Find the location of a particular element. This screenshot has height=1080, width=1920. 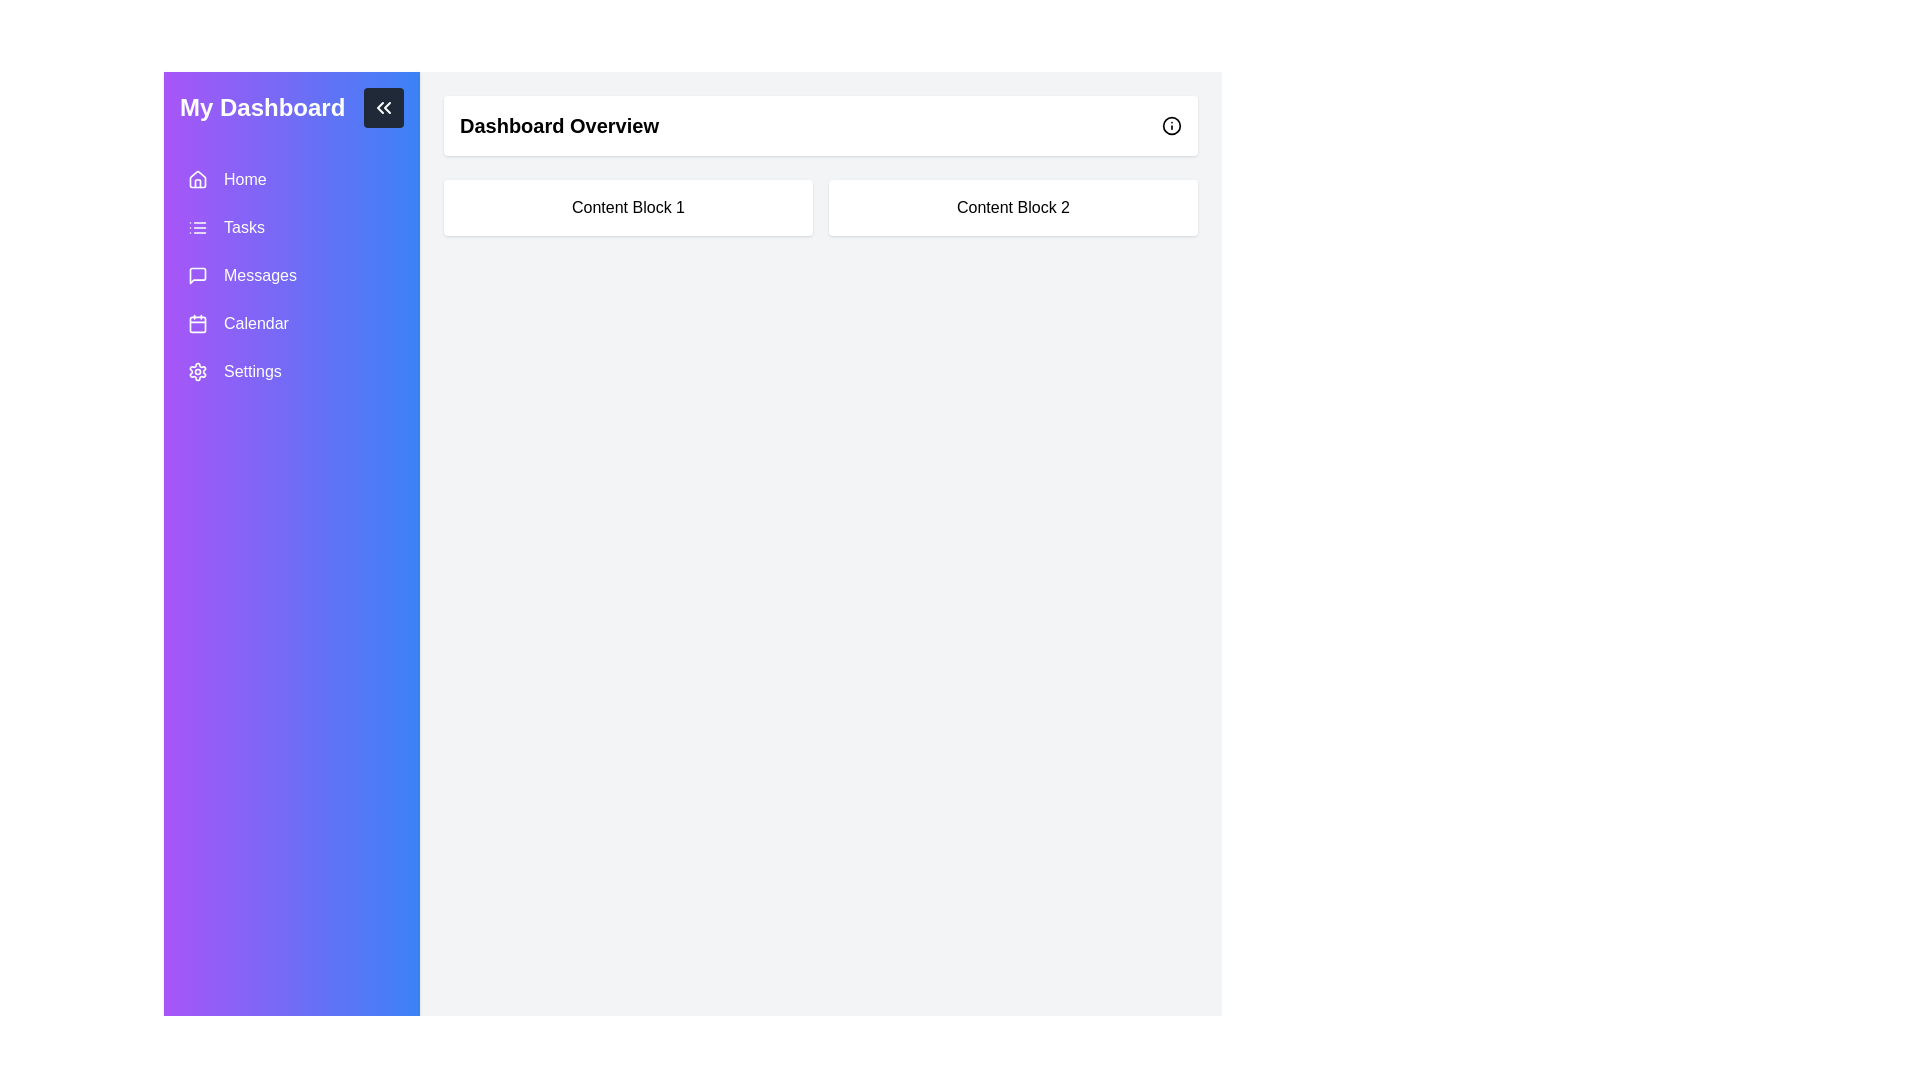

the Information icon, which is a minimalistic circle with a lowercase 'i' inside, located in the top-right corner of the 'Dashboard Overview' section is located at coordinates (1171, 126).